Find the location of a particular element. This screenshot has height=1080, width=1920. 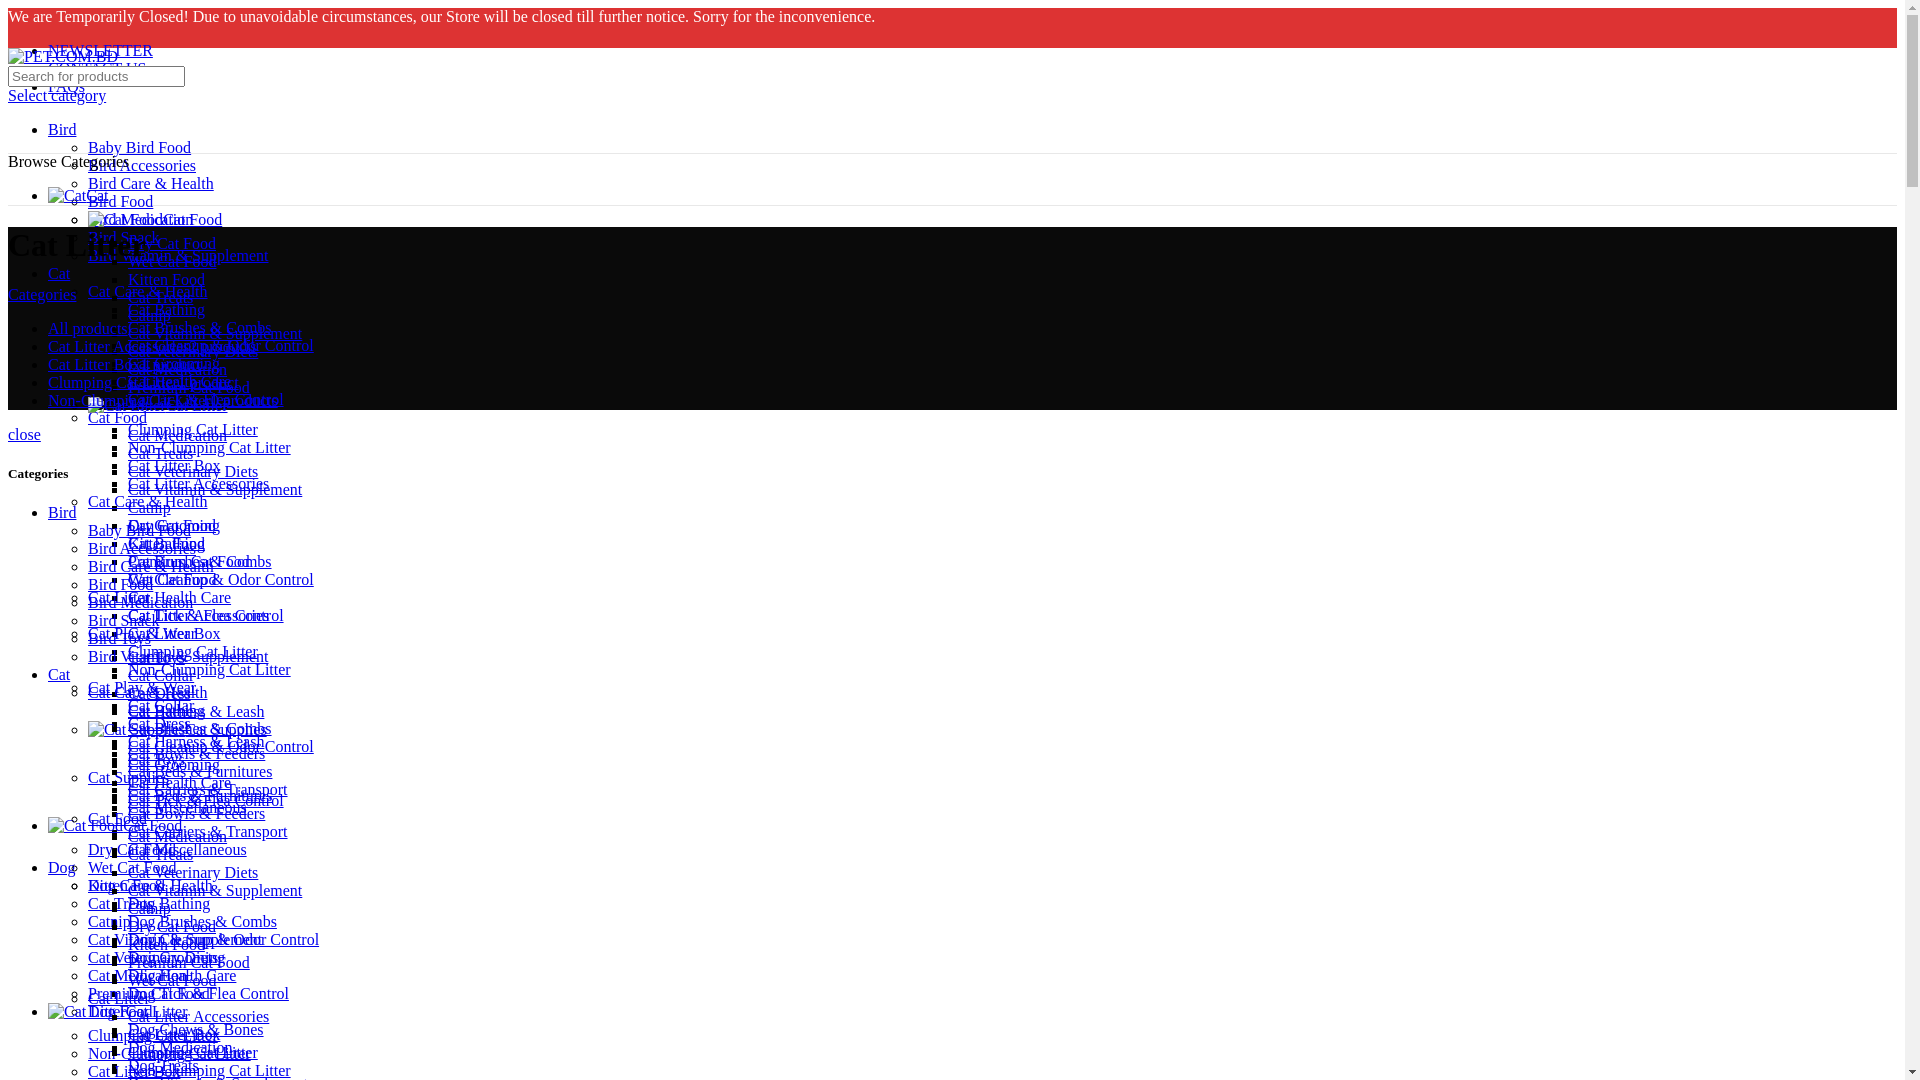

'Cat Toys' is located at coordinates (127, 657).